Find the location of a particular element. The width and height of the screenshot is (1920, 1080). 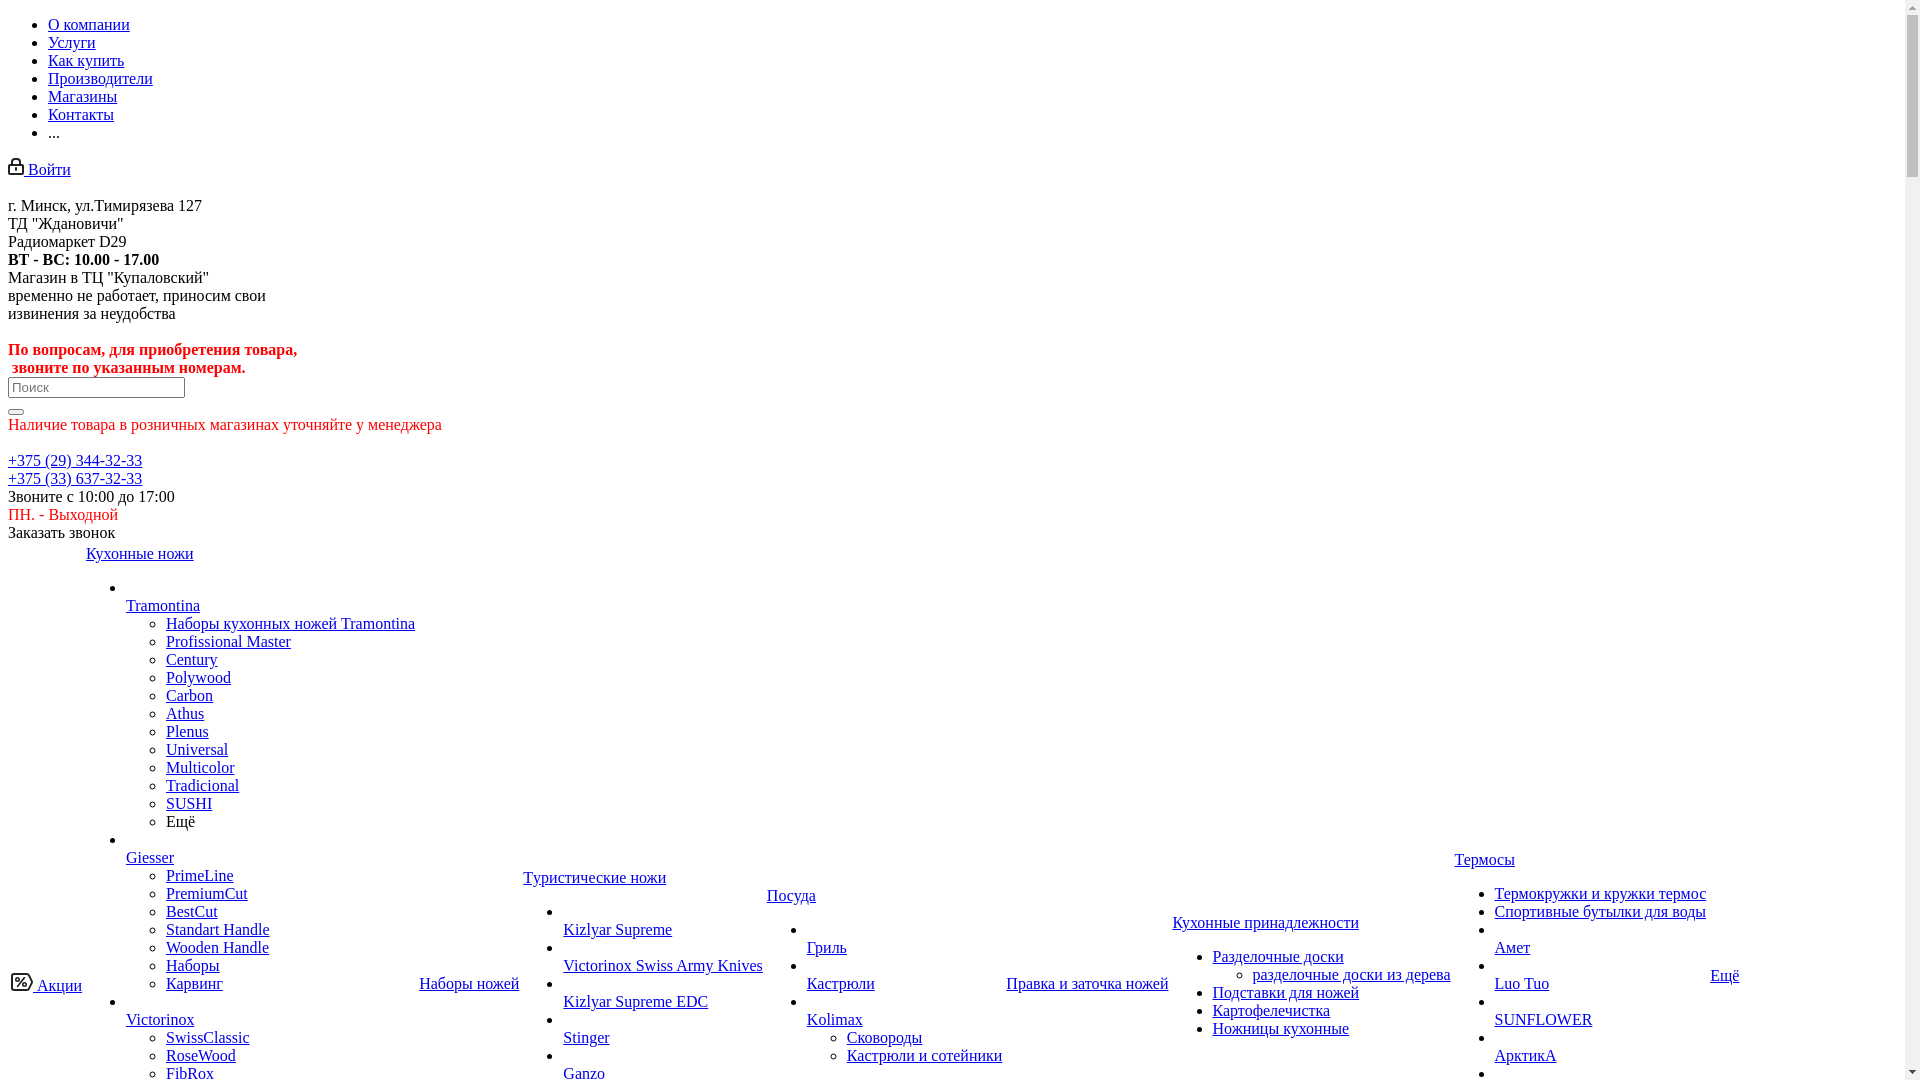

'Tramontina' is located at coordinates (125, 591).